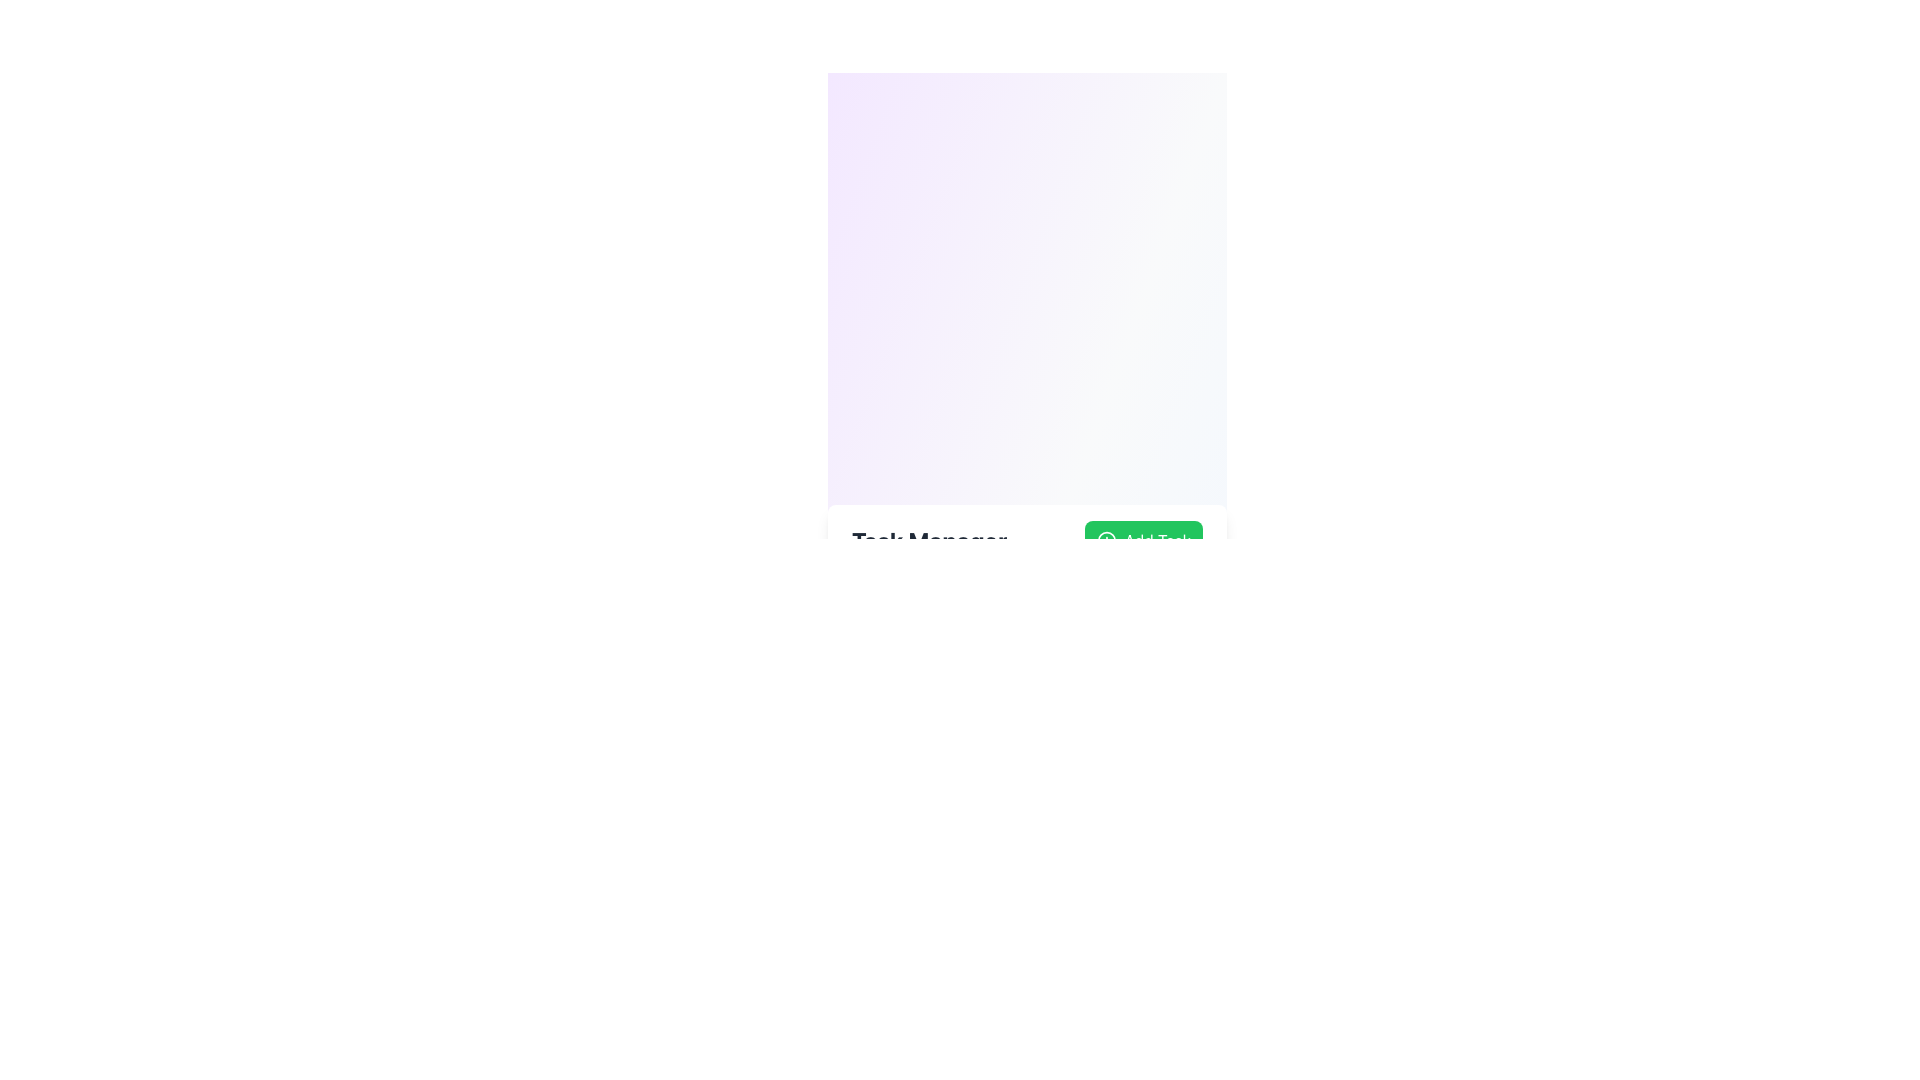  Describe the element at coordinates (1105, 540) in the screenshot. I see `the circular icon with a plus sign inside, which has a green border and is part of the 'Add Task' button` at that location.